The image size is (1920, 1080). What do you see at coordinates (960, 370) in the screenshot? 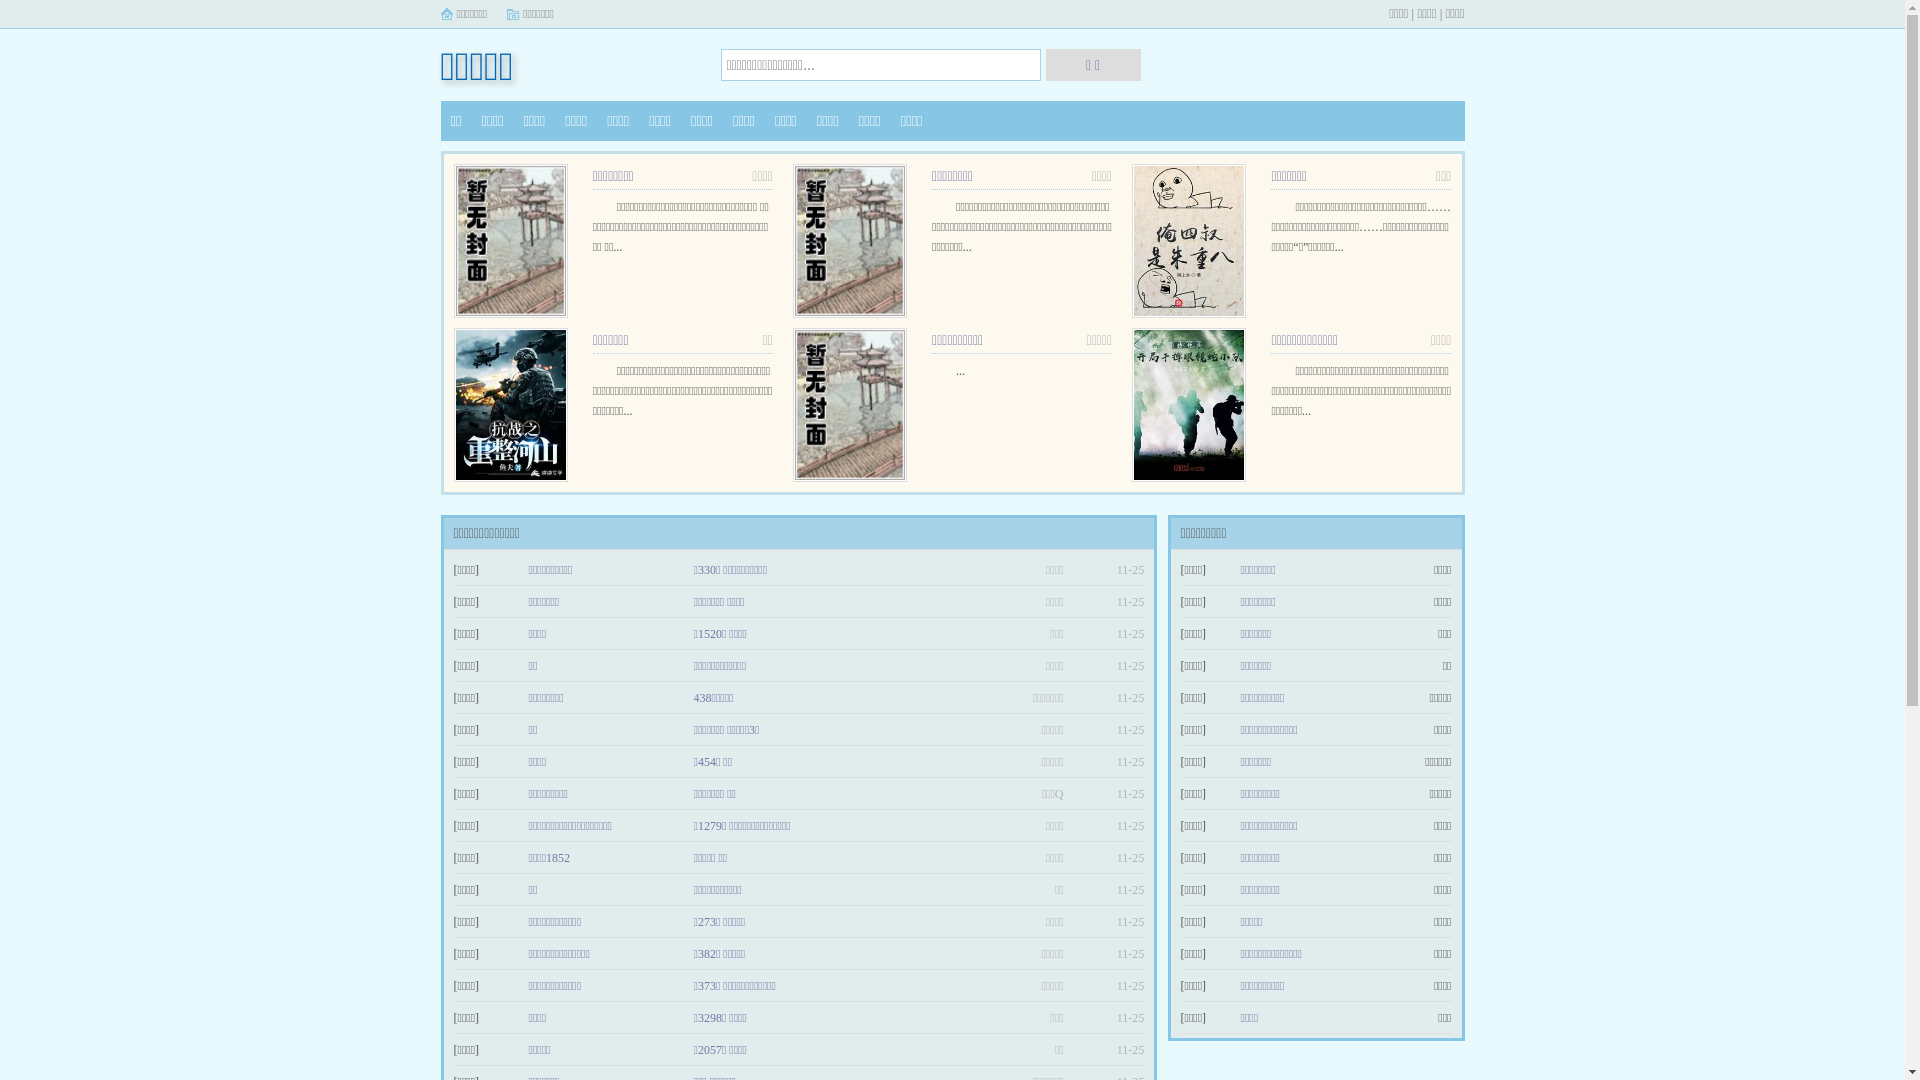
I see `'...'` at bounding box center [960, 370].